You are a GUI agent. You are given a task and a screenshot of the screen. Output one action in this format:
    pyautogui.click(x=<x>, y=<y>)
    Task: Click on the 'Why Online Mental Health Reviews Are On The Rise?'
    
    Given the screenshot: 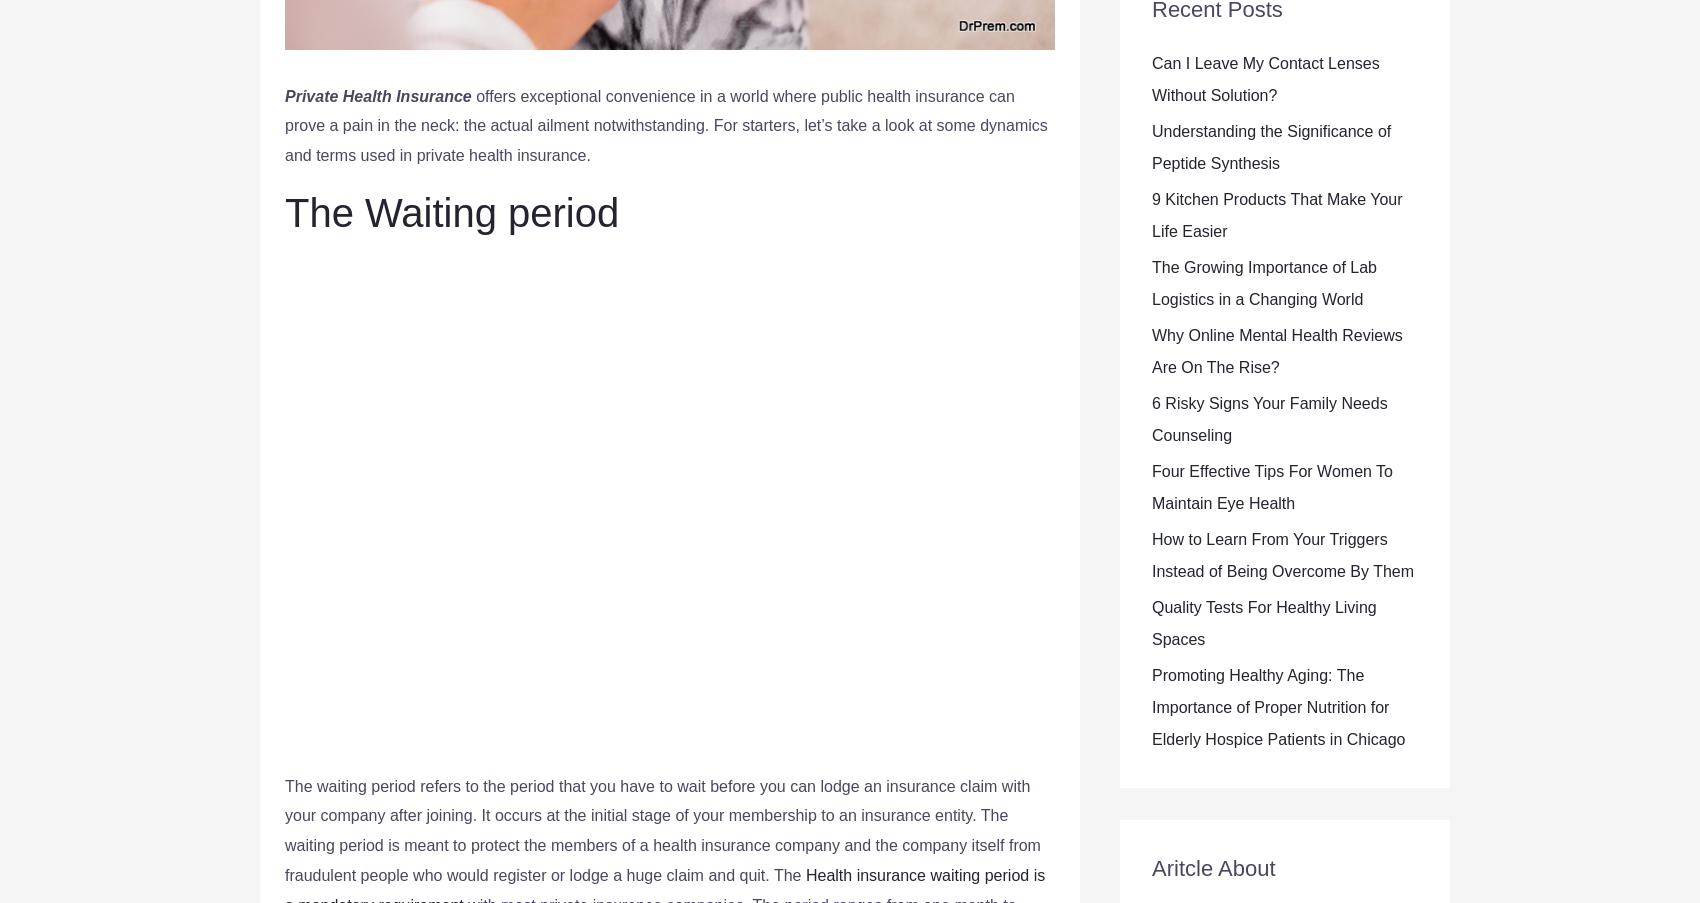 What is the action you would take?
    pyautogui.click(x=1277, y=351)
    